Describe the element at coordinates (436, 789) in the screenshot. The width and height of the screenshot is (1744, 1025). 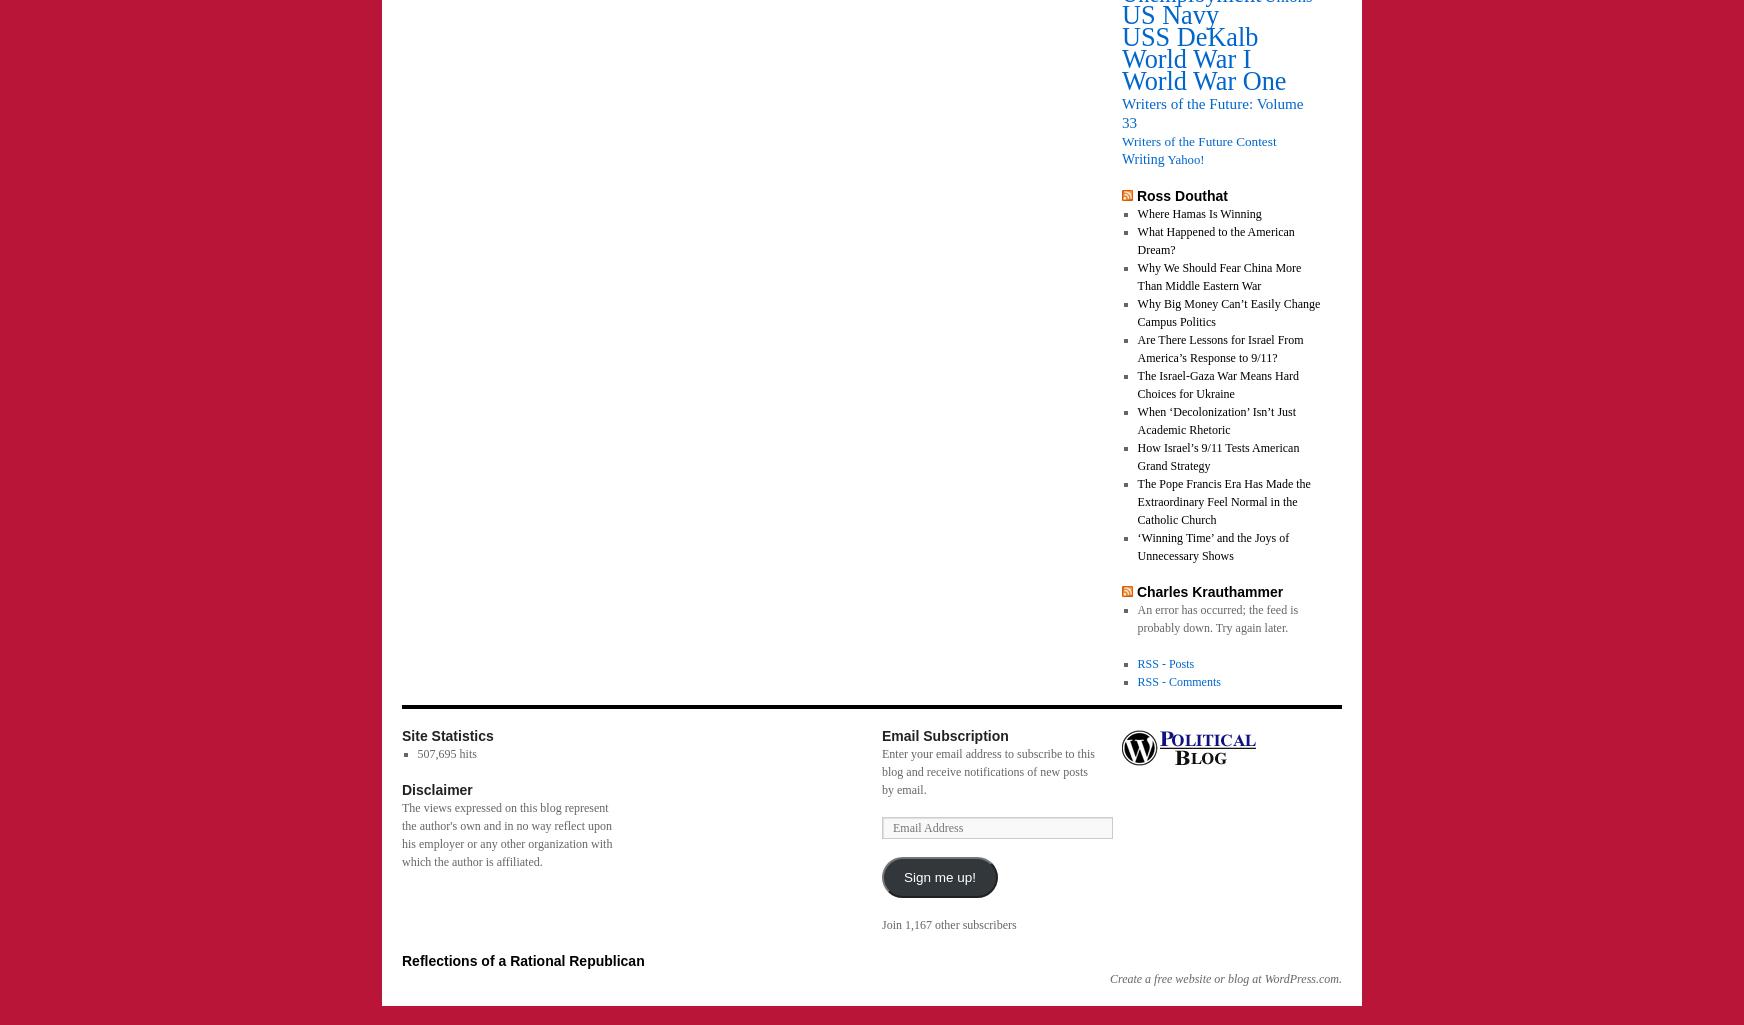
I see `'Disclaimer'` at that location.